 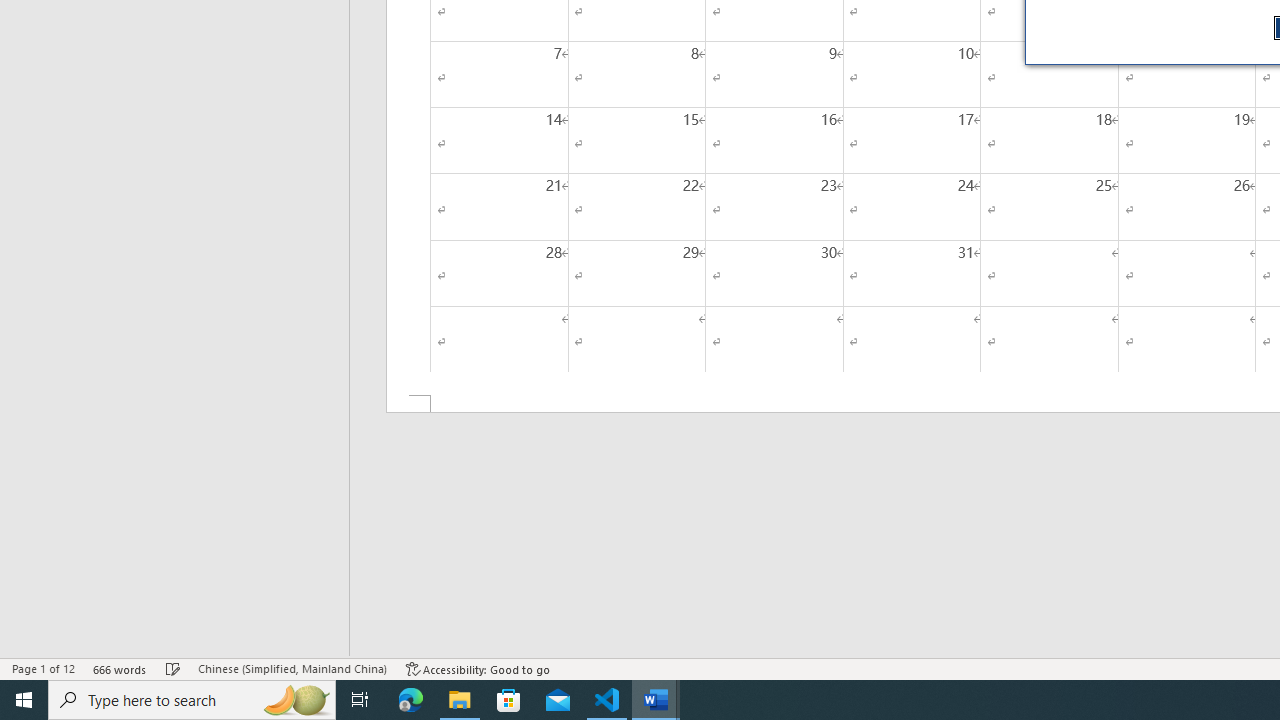 I want to click on 'Visual Studio Code - 1 running window', so click(x=606, y=698).